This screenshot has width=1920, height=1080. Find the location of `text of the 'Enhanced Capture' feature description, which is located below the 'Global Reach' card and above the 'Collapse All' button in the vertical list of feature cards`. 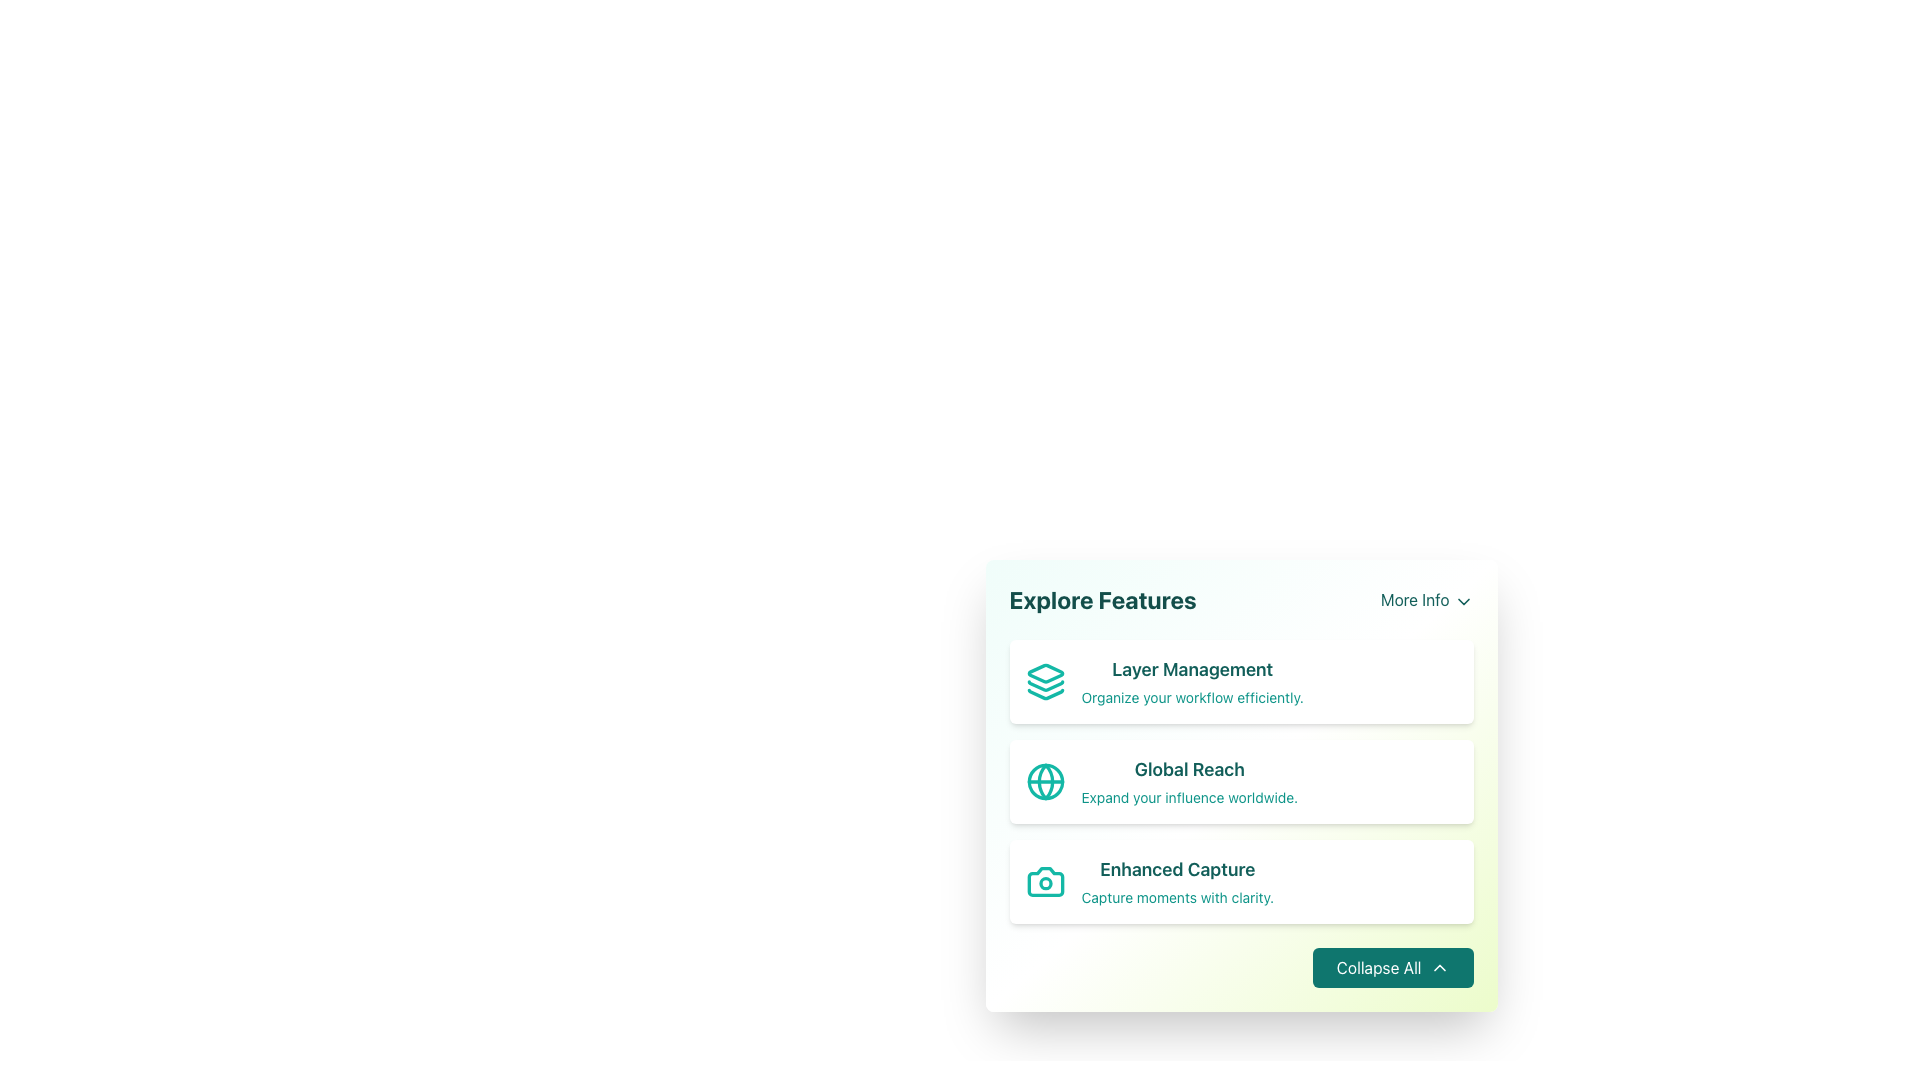

text of the 'Enhanced Capture' feature description, which is located below the 'Global Reach' card and above the 'Collapse All' button in the vertical list of feature cards is located at coordinates (1177, 881).